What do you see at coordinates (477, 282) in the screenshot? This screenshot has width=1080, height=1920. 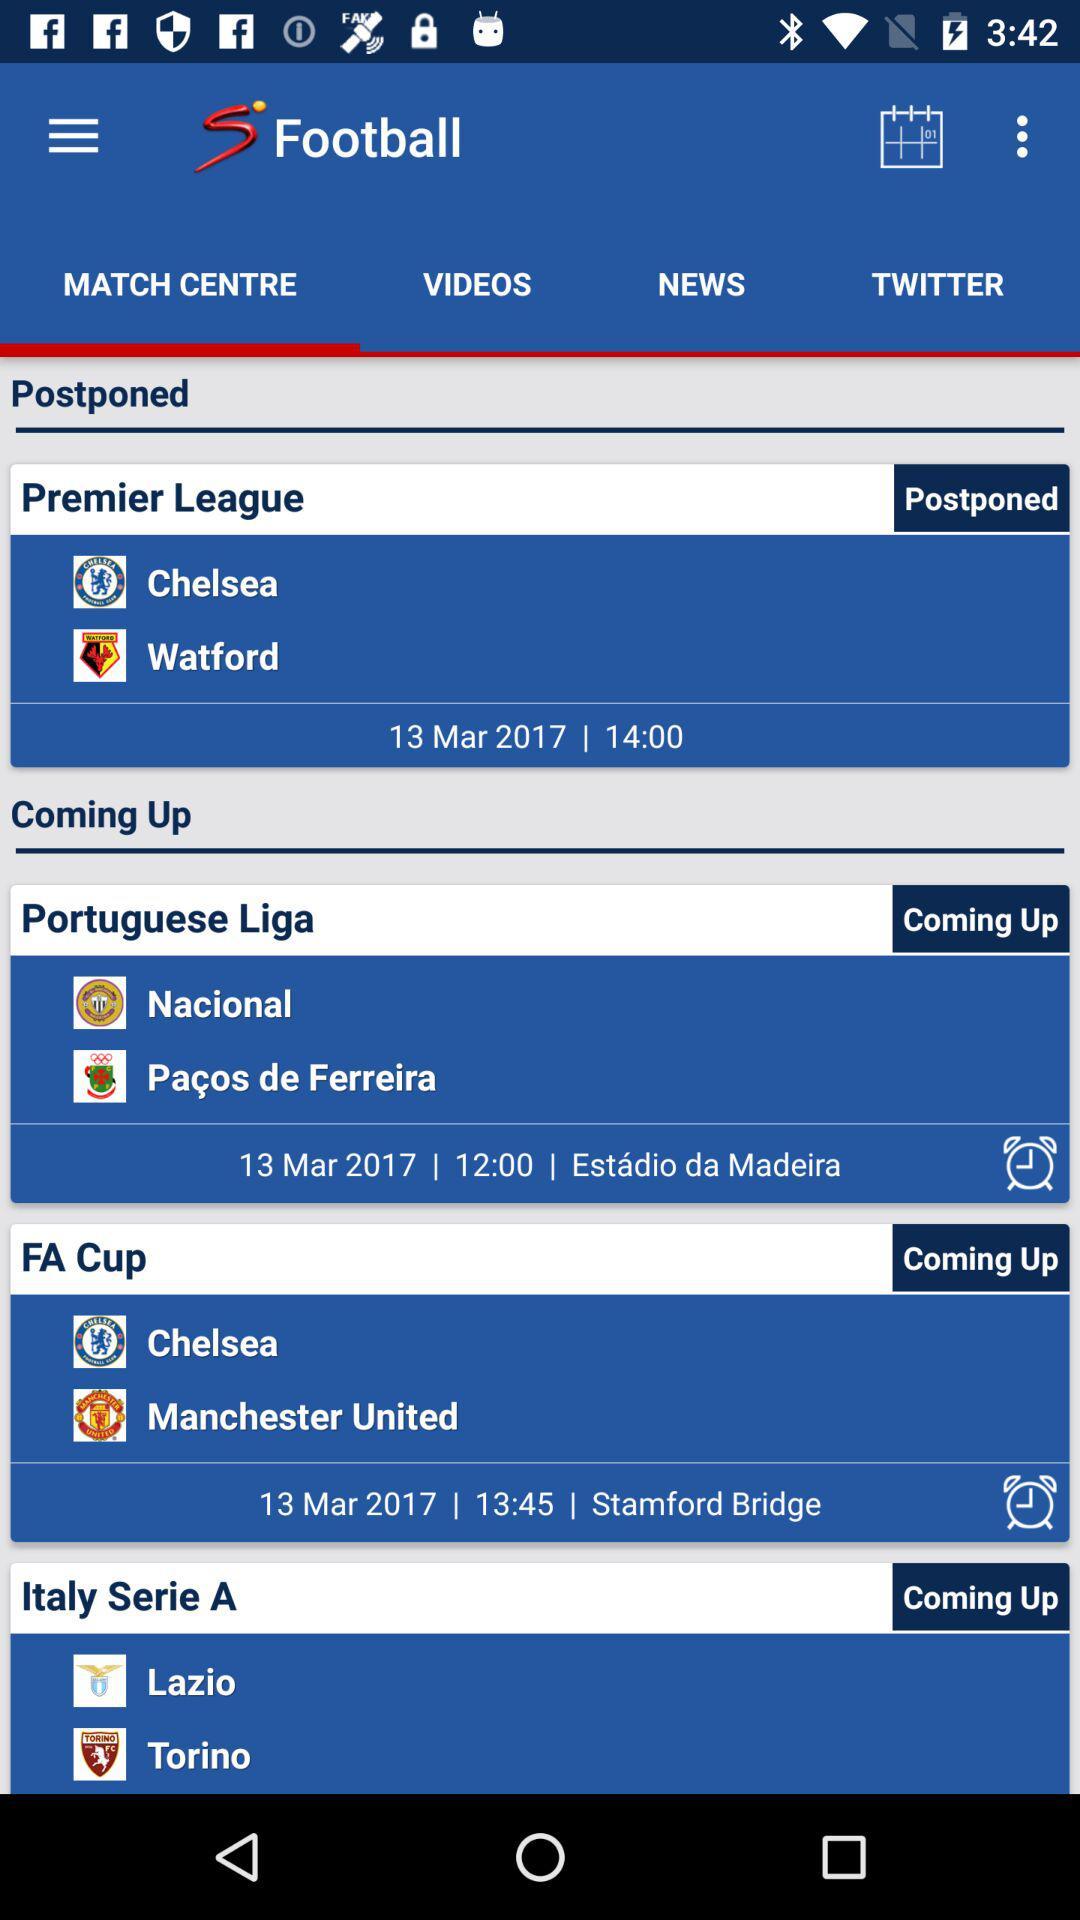 I see `videos` at bounding box center [477, 282].